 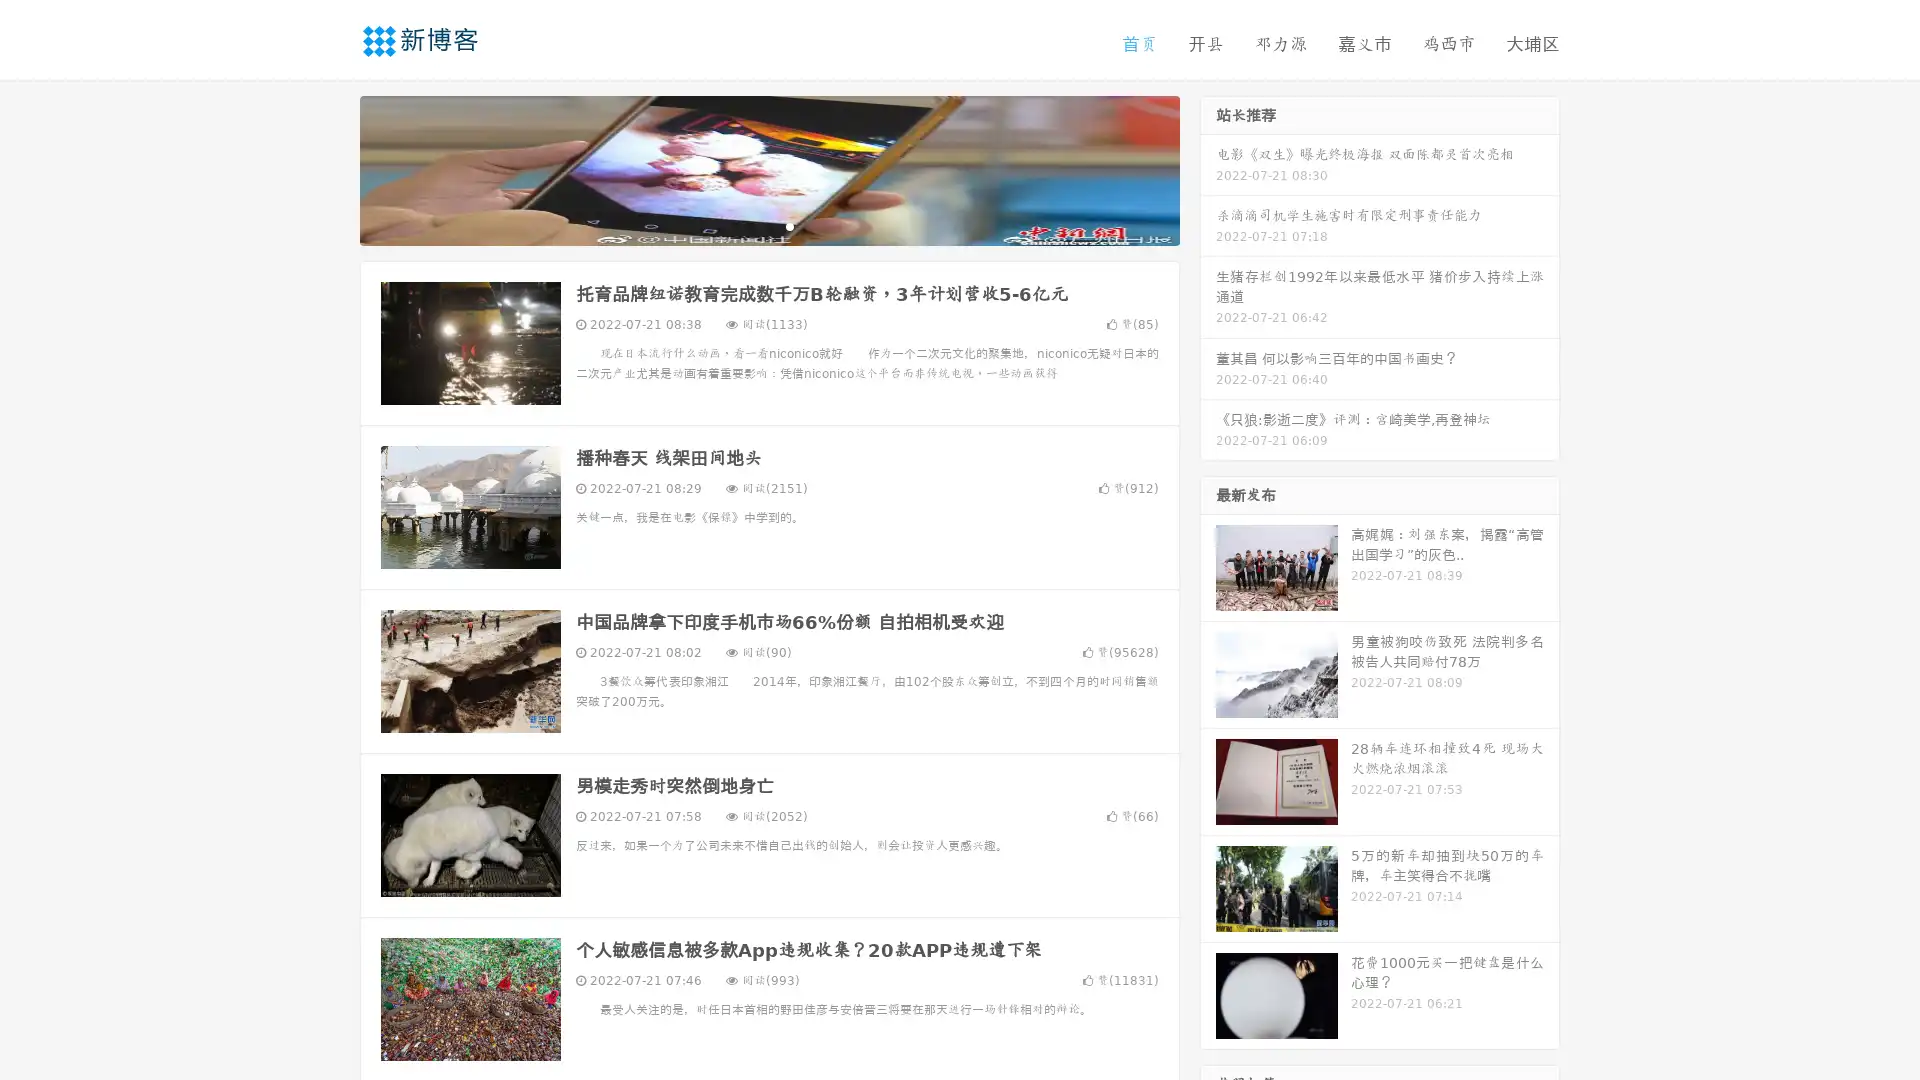 What do you see at coordinates (330, 168) in the screenshot?
I see `Previous slide` at bounding box center [330, 168].